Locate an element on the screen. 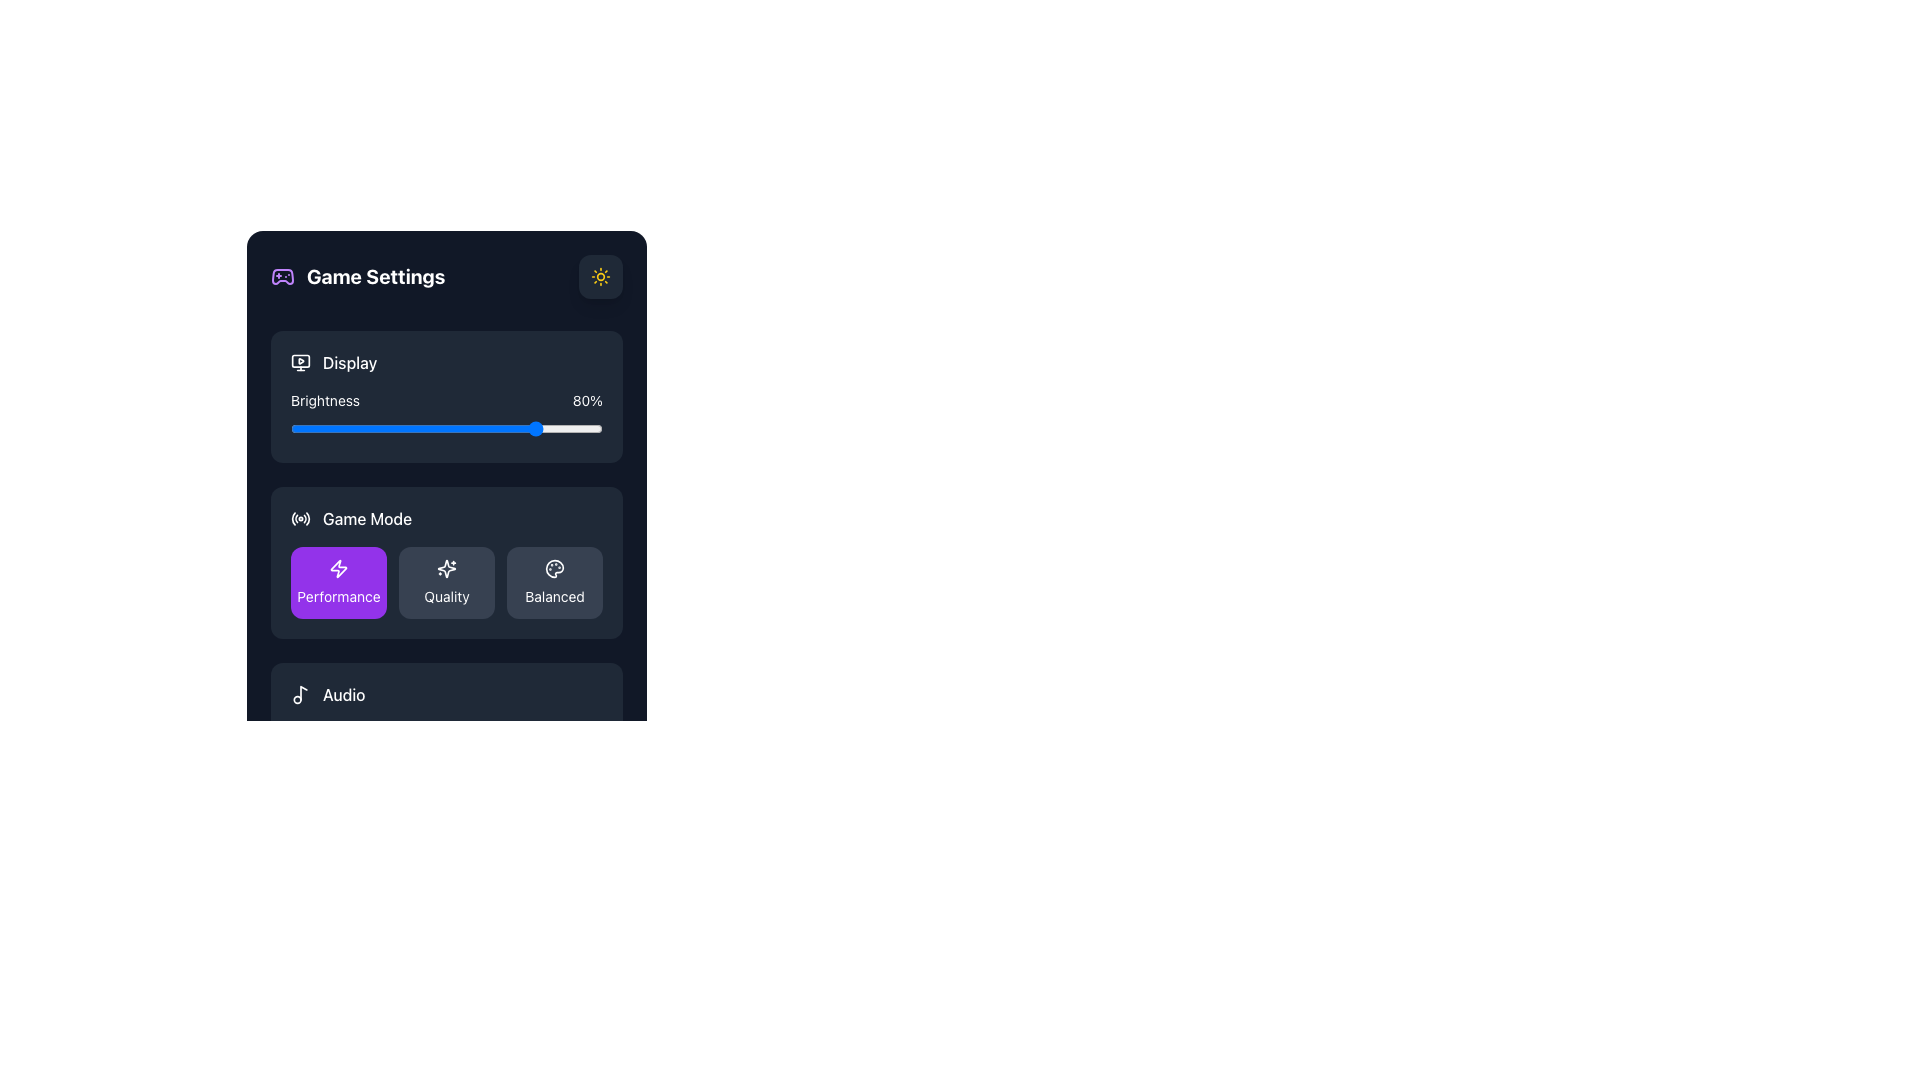 The image size is (1920, 1080). text label for the 'Performance' button, which identifies the function of this interactive option within the 'Game Mode' settings is located at coordinates (339, 596).